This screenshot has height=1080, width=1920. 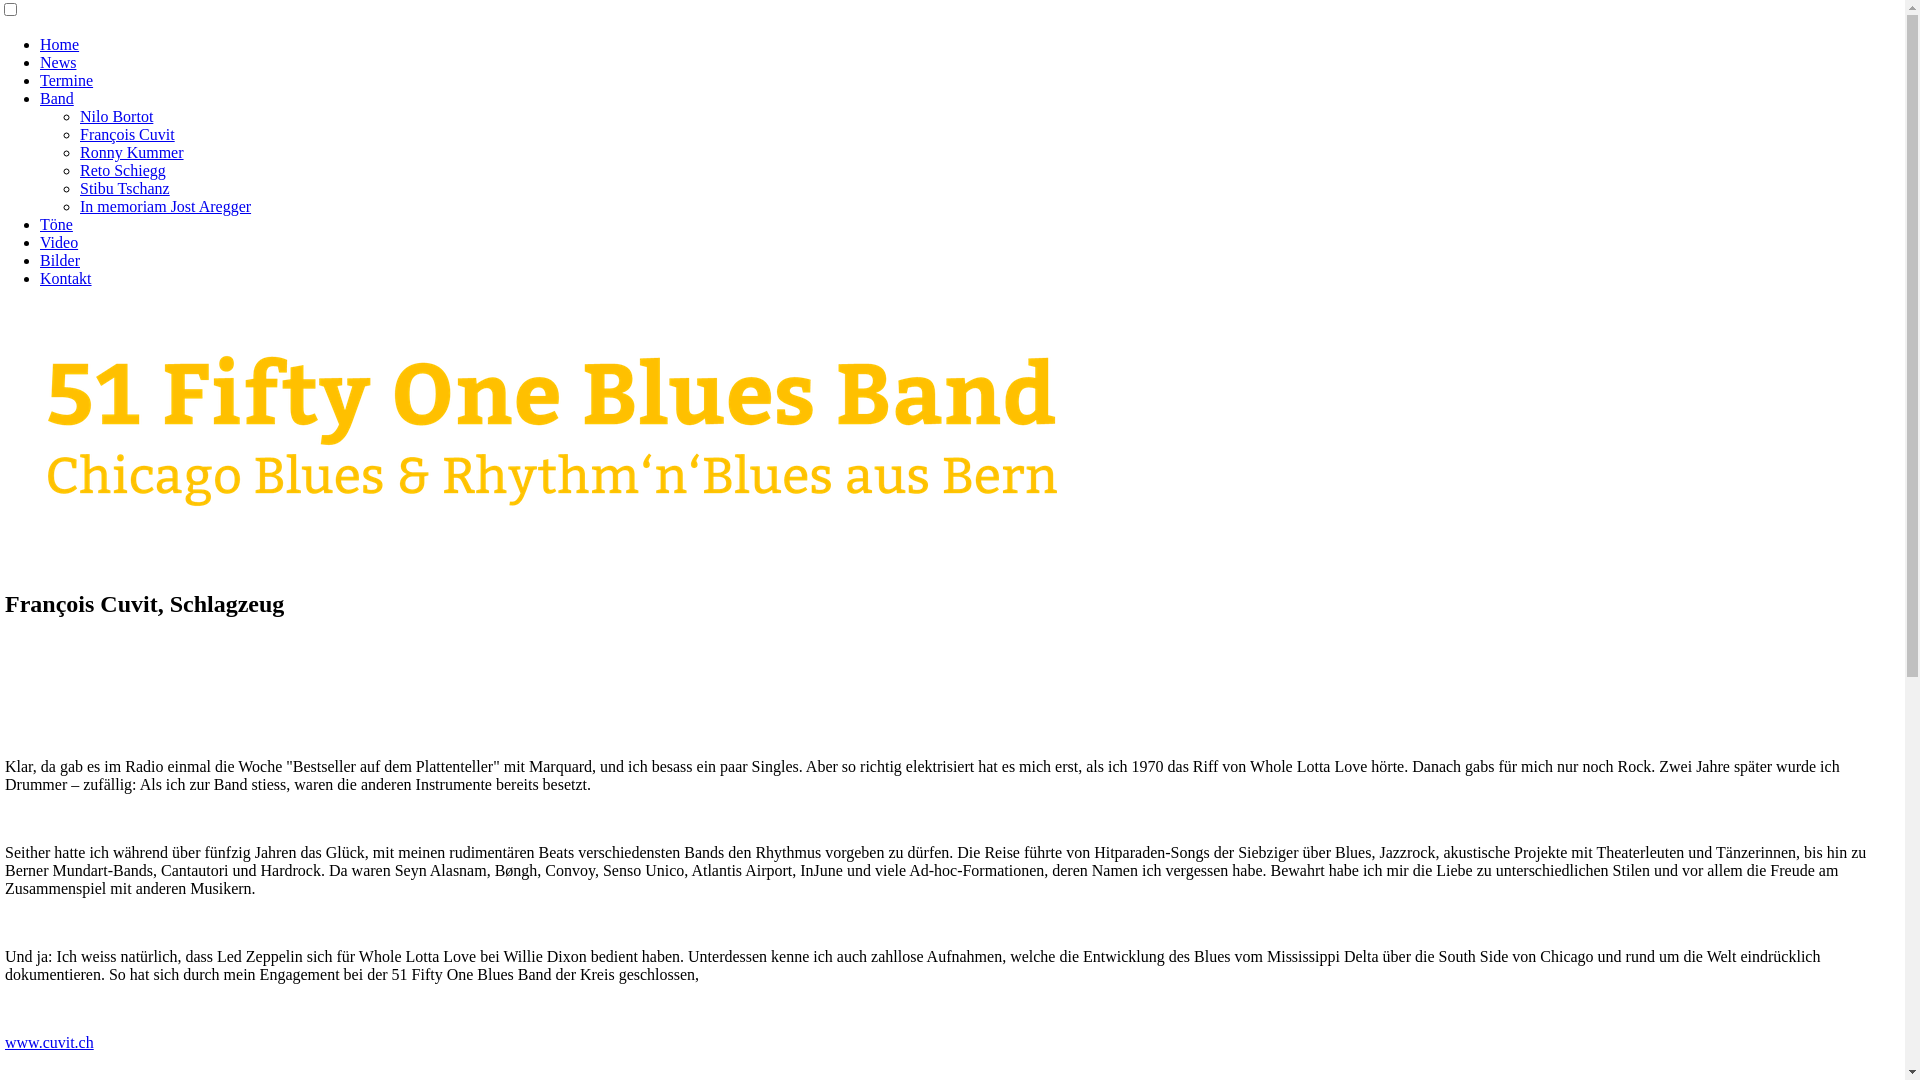 I want to click on 'In memoriam Jost Aregger', so click(x=165, y=206).